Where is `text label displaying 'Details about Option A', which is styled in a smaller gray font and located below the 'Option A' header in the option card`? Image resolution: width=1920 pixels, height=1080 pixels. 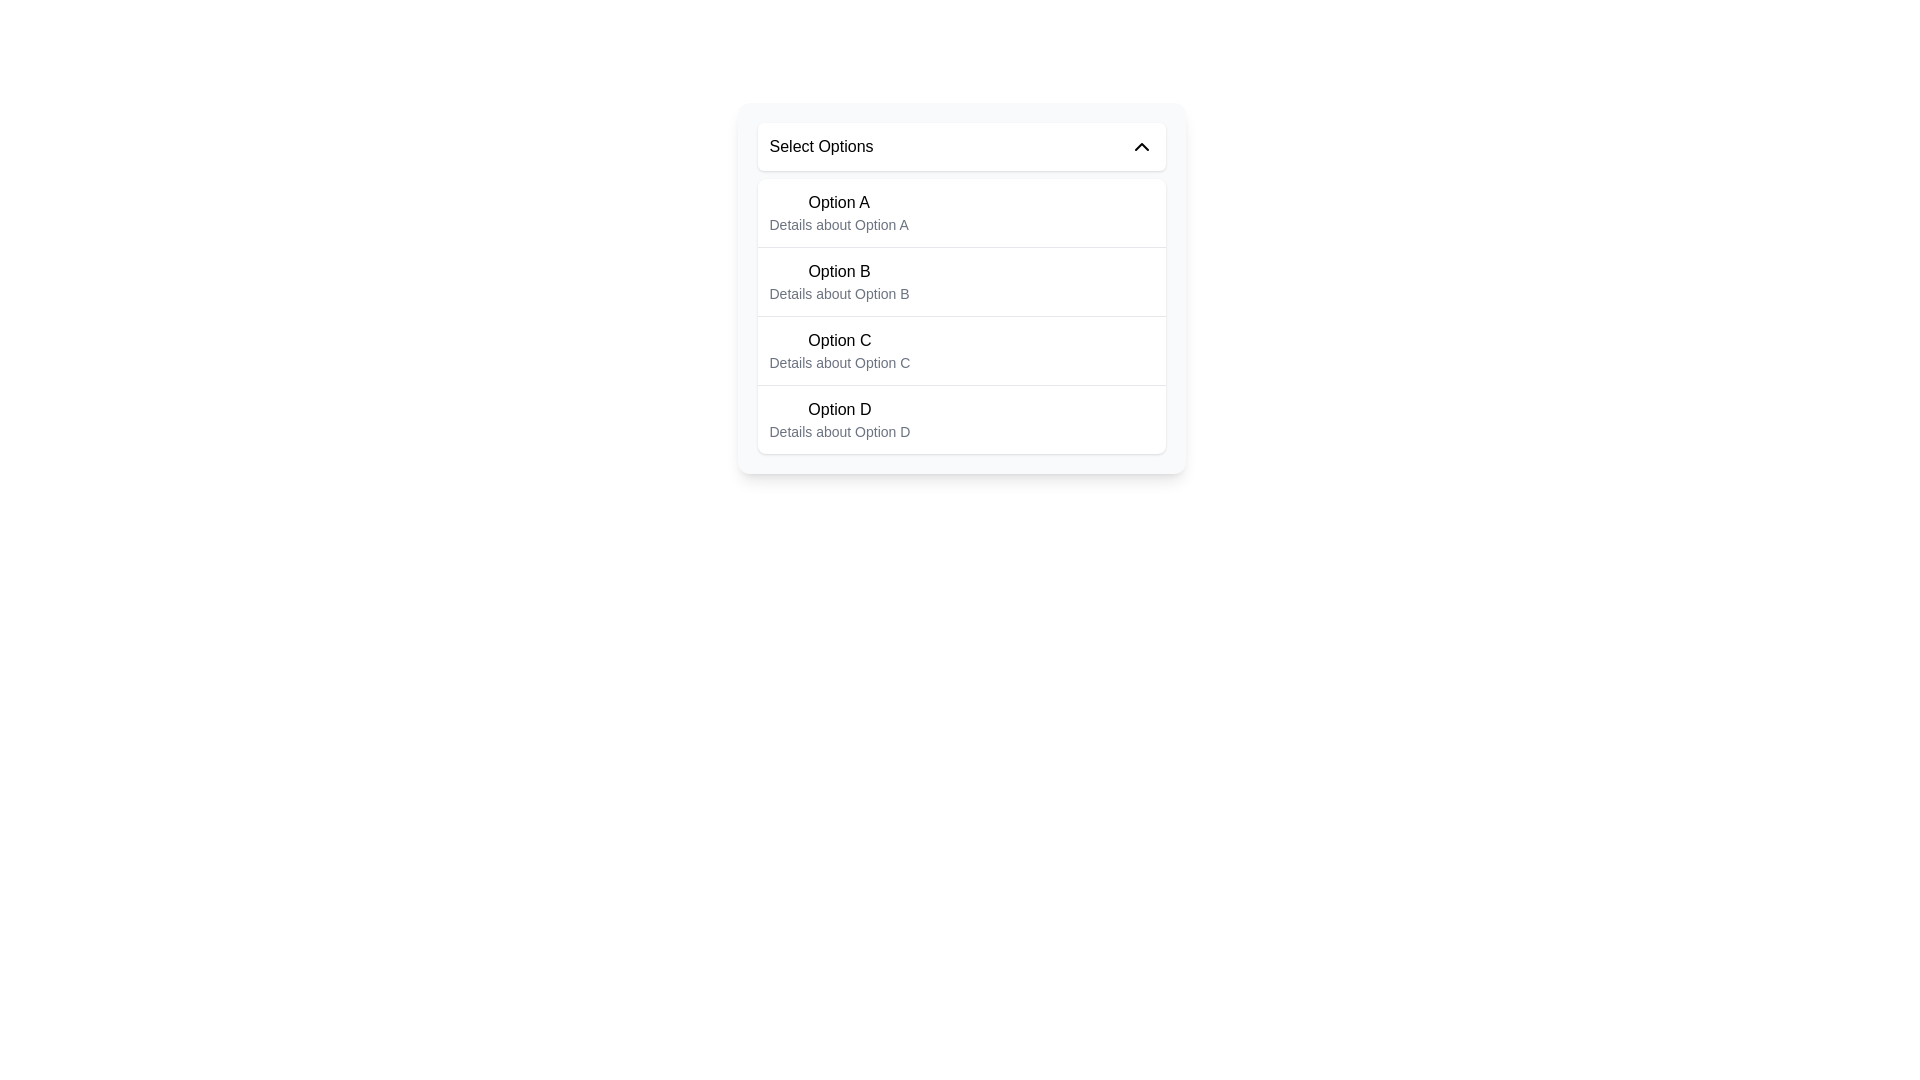
text label displaying 'Details about Option A', which is styled in a smaller gray font and located below the 'Option A' header in the option card is located at coordinates (839, 224).